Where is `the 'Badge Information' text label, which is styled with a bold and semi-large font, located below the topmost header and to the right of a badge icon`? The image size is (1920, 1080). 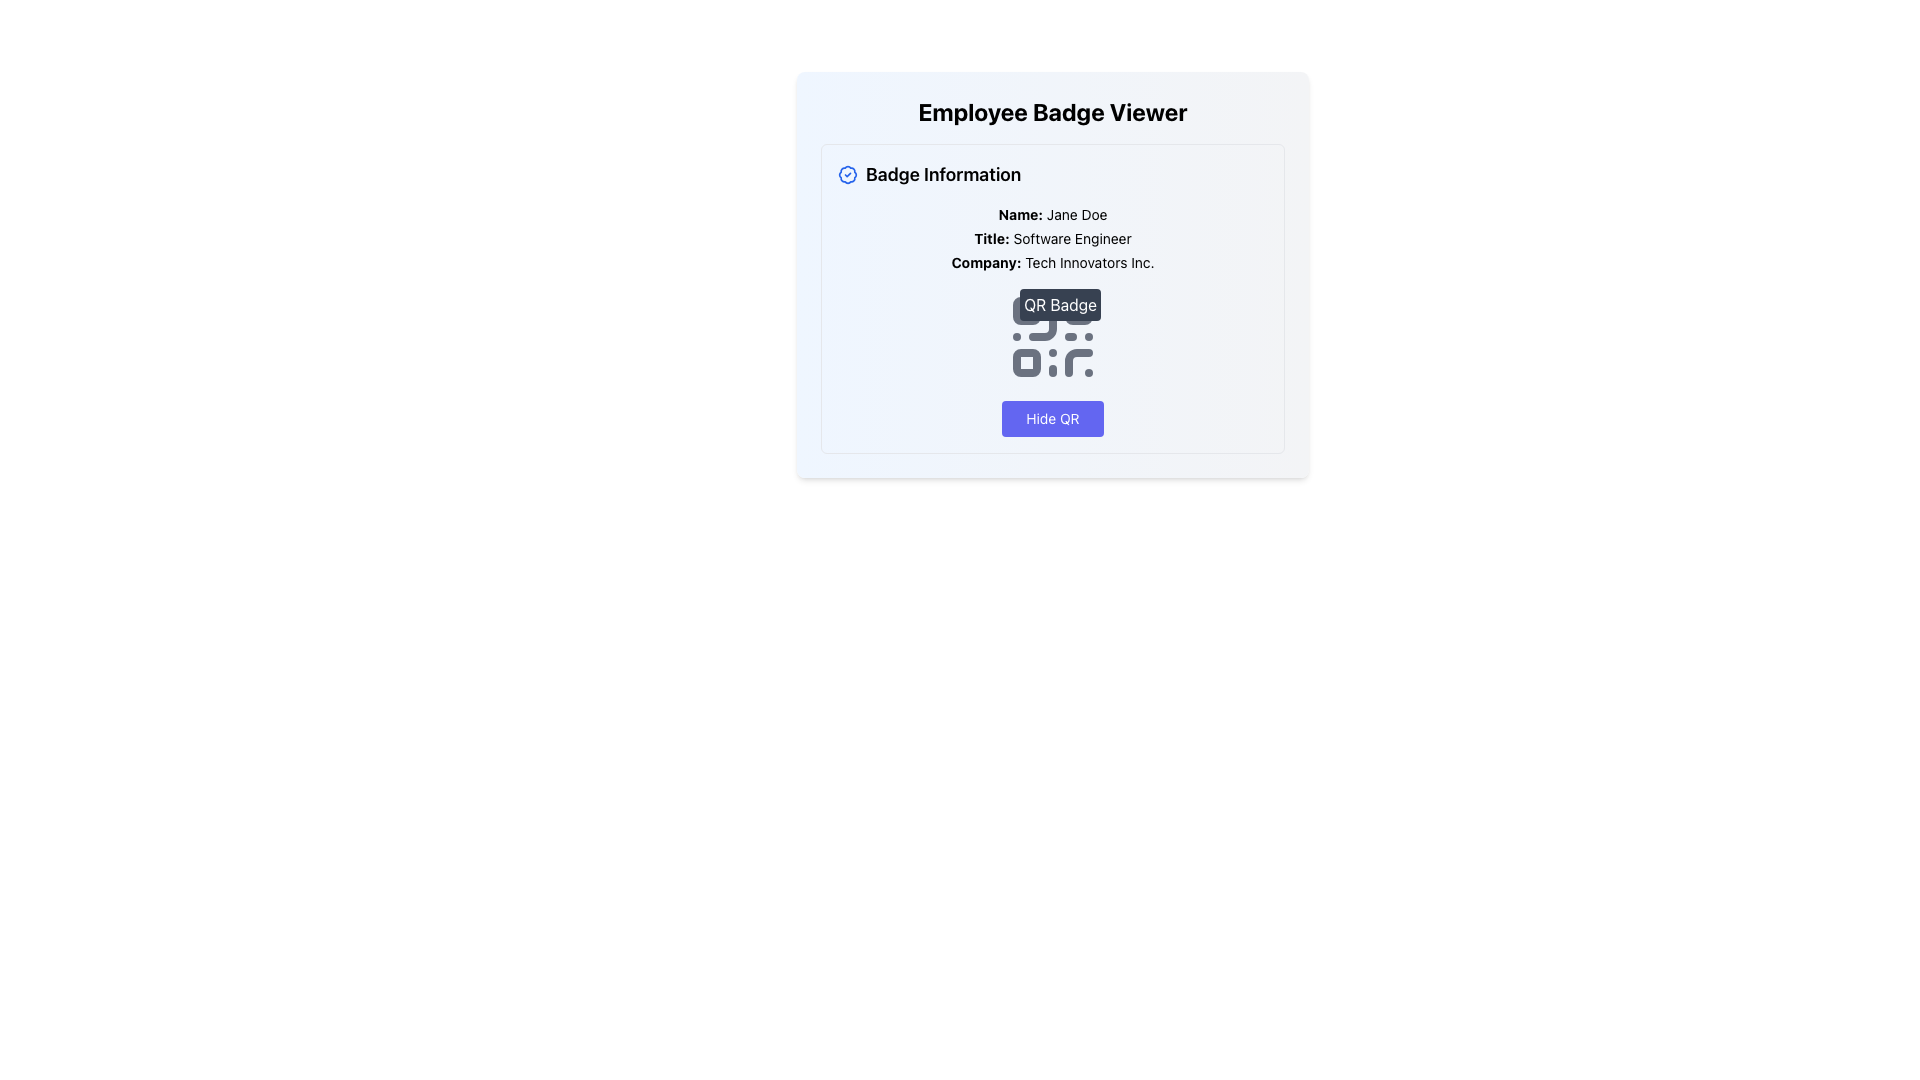
the 'Badge Information' text label, which is styled with a bold and semi-large font, located below the topmost header and to the right of a badge icon is located at coordinates (942, 173).